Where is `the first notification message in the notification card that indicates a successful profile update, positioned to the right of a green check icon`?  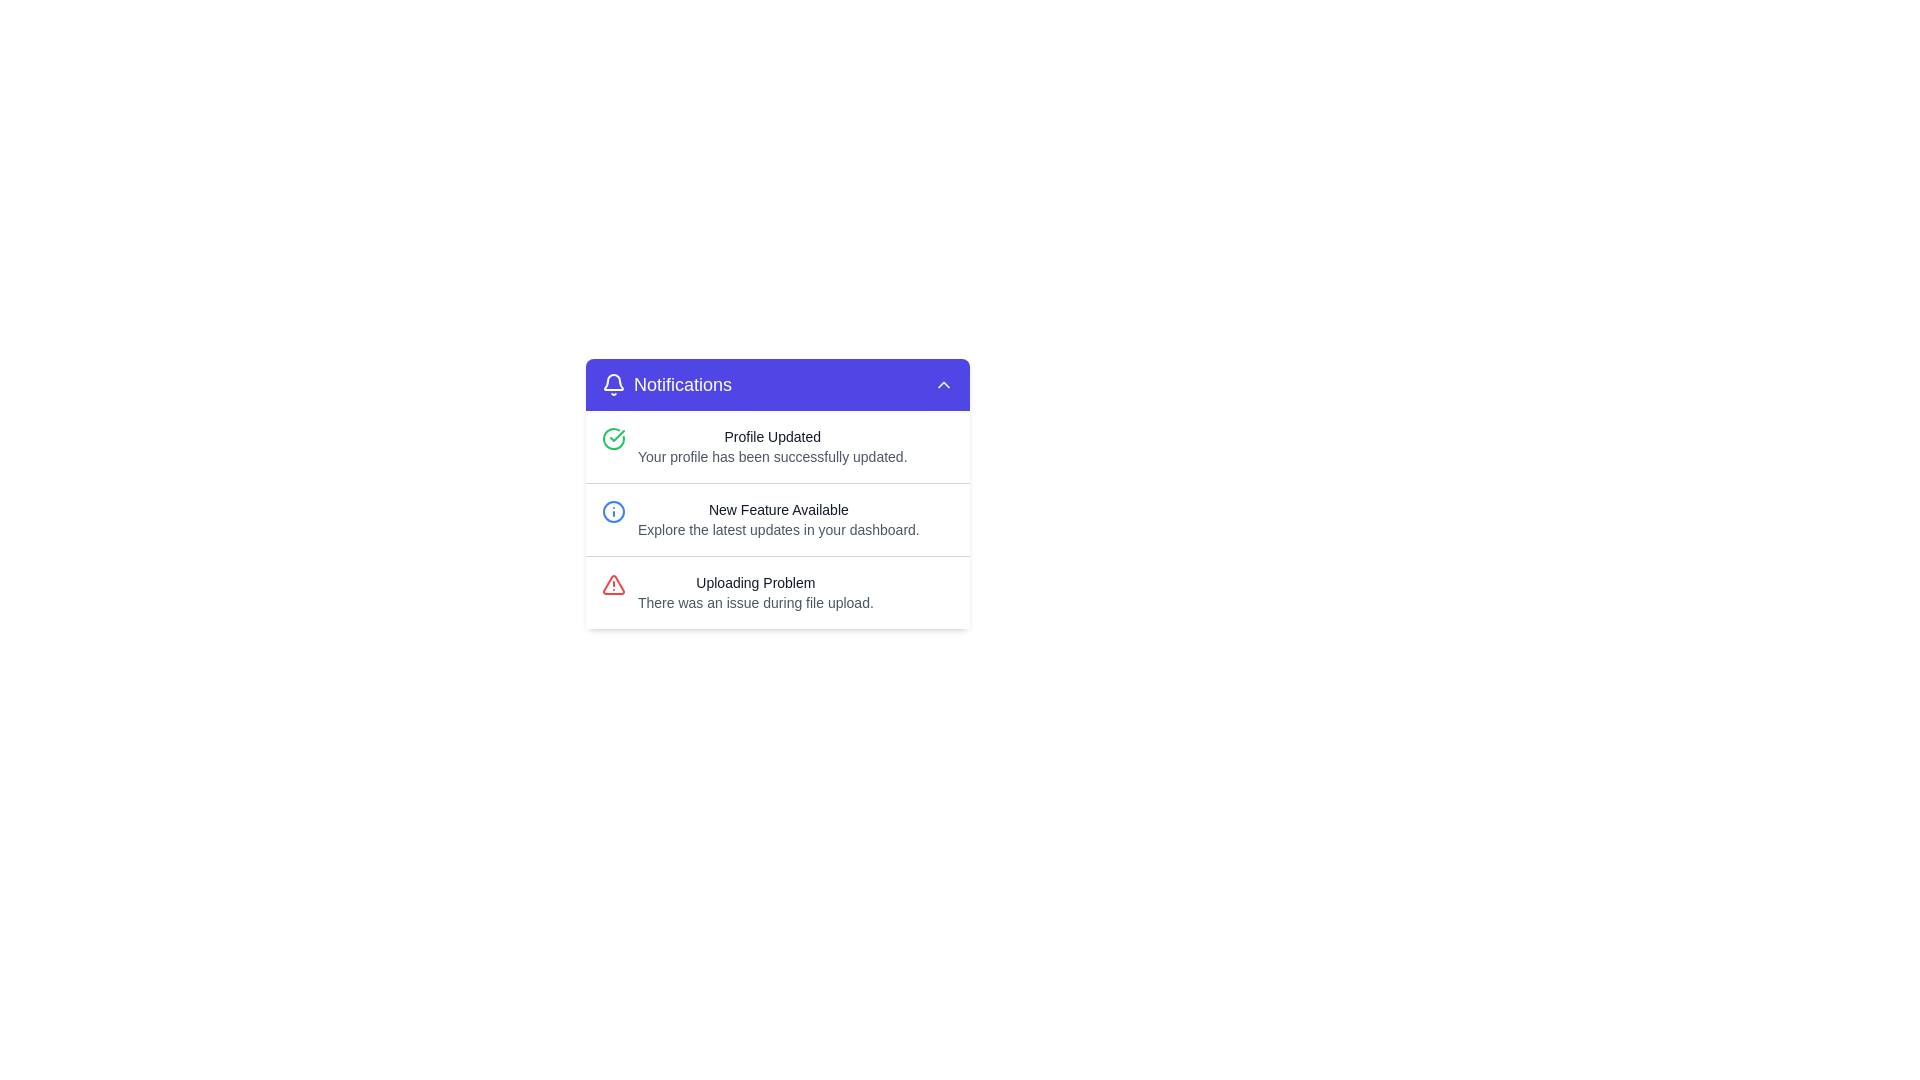
the first notification message in the notification card that indicates a successful profile update, positioned to the right of a green check icon is located at coordinates (771, 446).